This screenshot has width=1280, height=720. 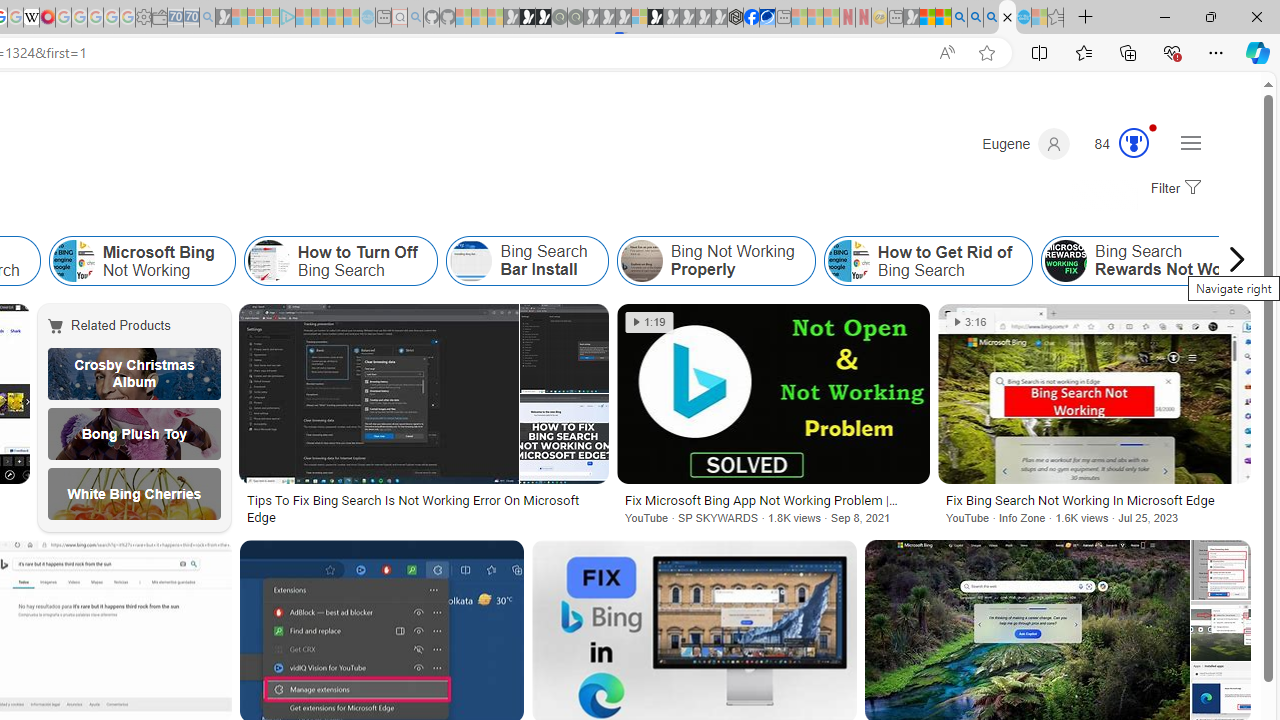 What do you see at coordinates (574, 17) in the screenshot?
I see `'Future Focus Report 2024 - Sleeping'` at bounding box center [574, 17].